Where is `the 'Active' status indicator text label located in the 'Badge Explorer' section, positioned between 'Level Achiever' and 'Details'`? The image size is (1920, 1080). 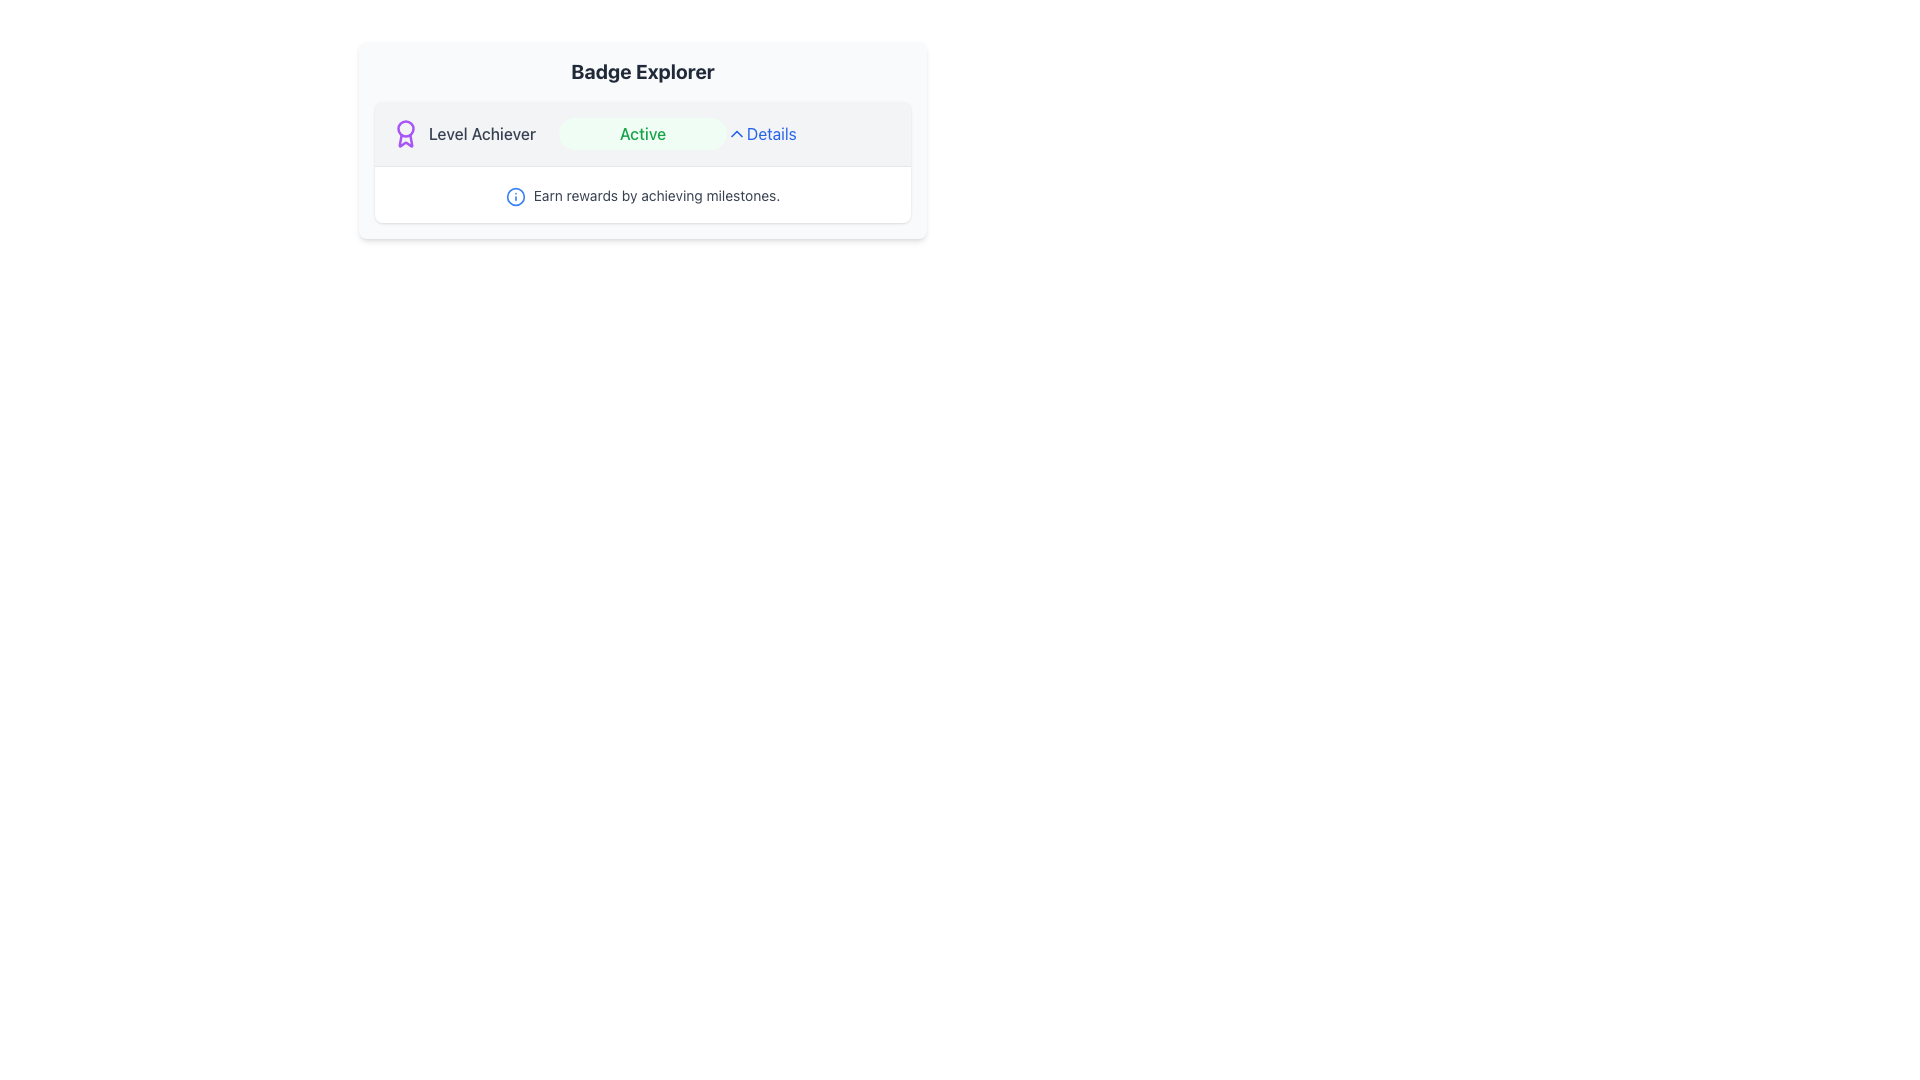 the 'Active' status indicator text label located in the 'Badge Explorer' section, positioned between 'Level Achiever' and 'Details' is located at coordinates (643, 139).